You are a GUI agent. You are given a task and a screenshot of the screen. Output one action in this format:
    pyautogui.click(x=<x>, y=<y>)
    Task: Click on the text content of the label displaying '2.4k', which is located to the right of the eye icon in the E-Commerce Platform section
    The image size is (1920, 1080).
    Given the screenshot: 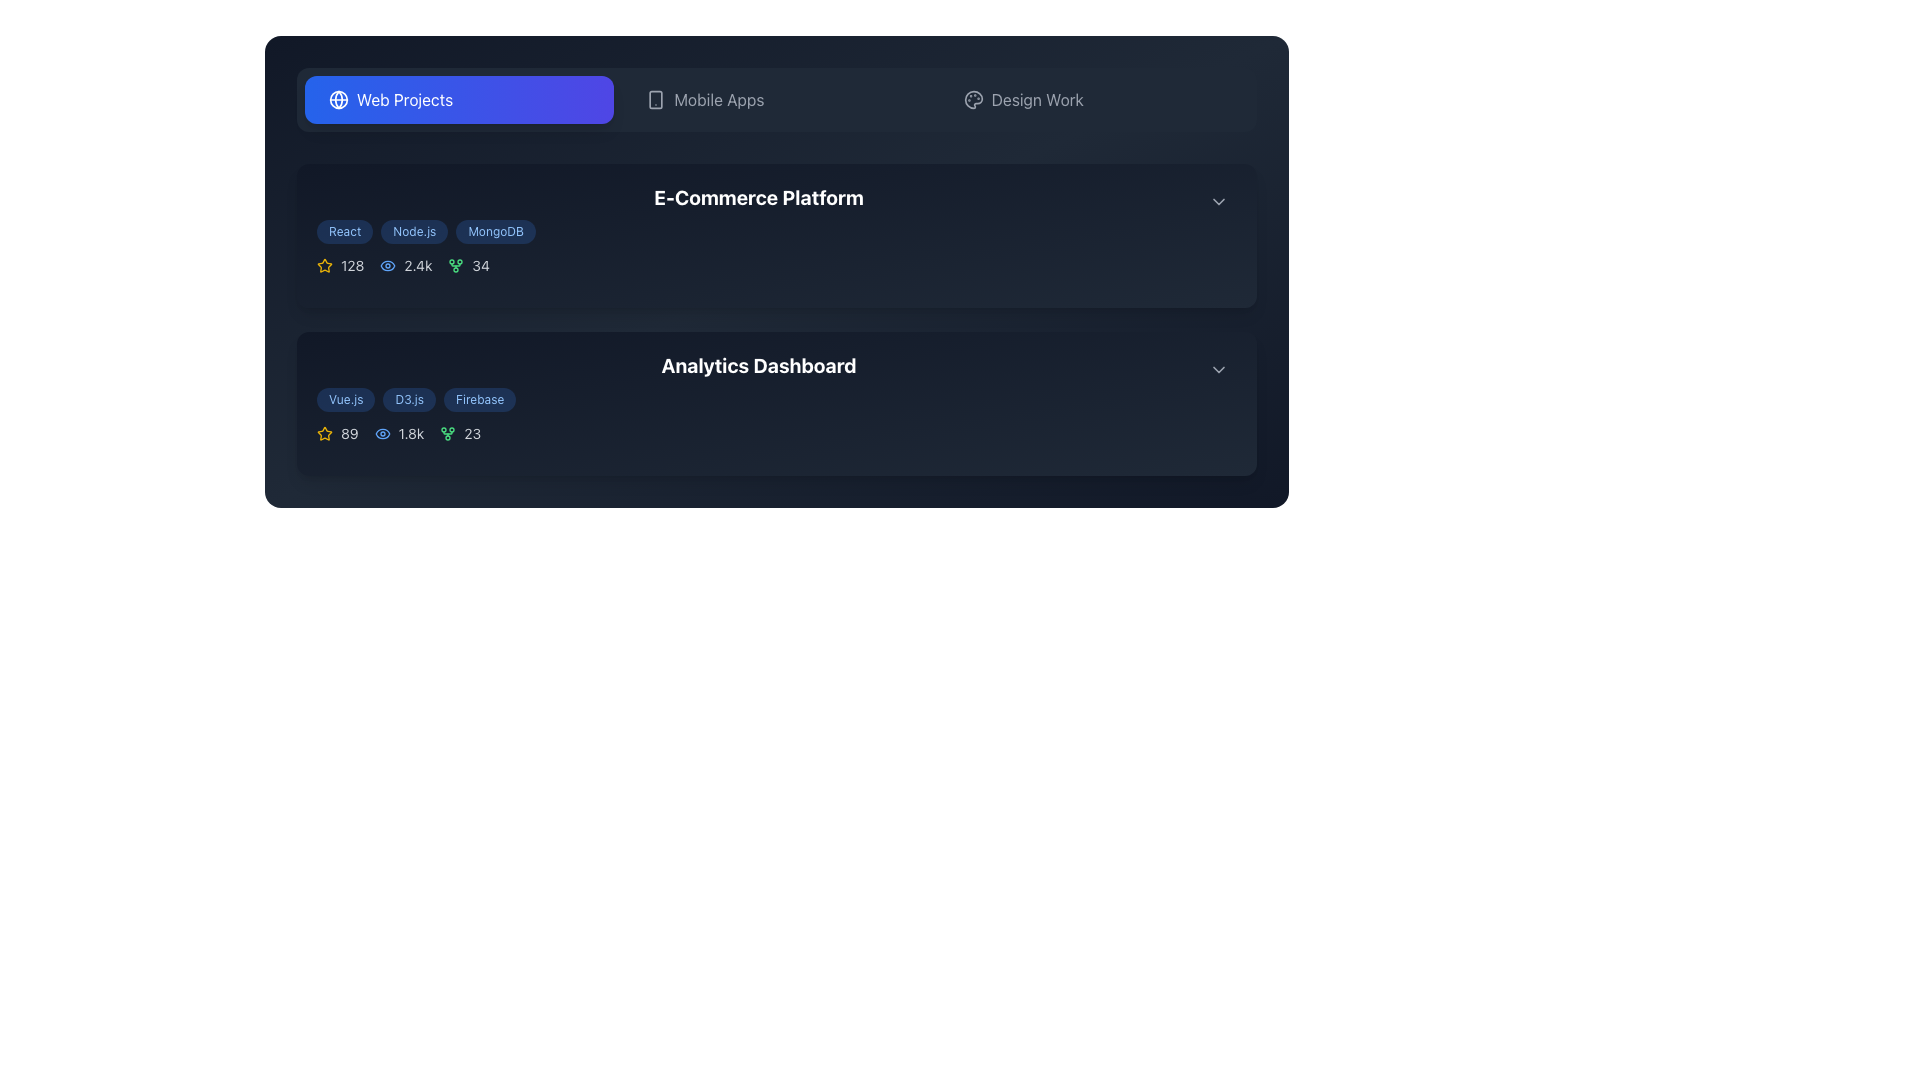 What is the action you would take?
    pyautogui.click(x=417, y=265)
    